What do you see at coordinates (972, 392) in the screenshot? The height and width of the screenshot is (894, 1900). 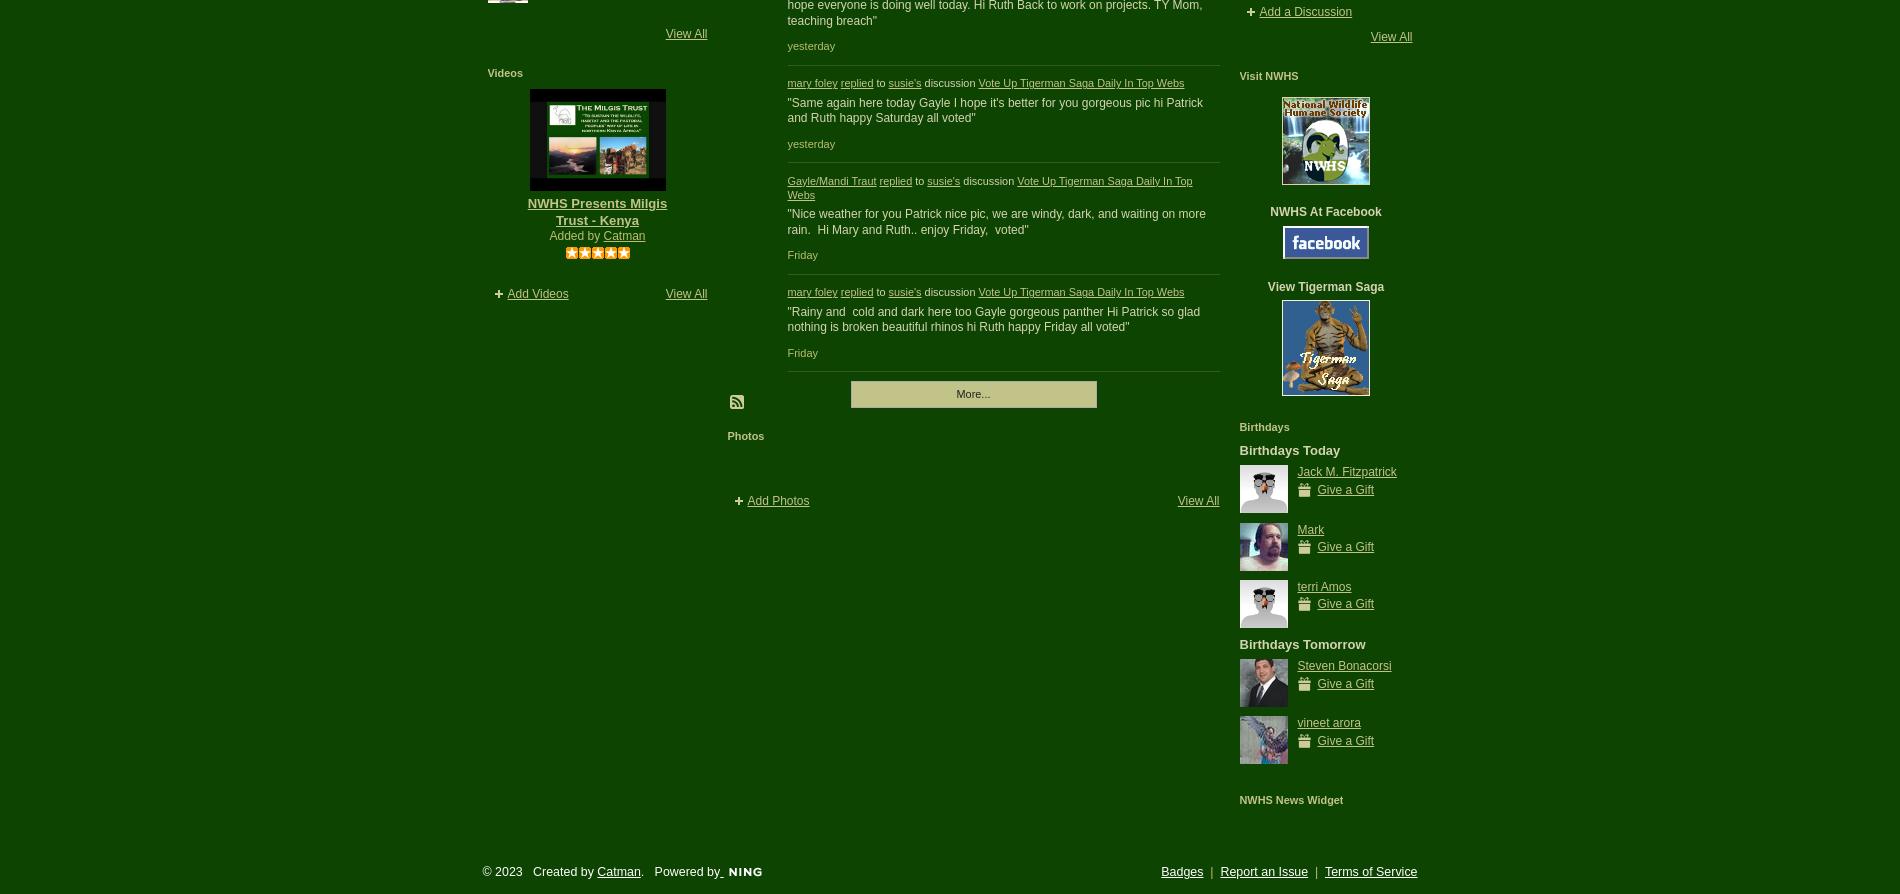 I see `'More...'` at bounding box center [972, 392].